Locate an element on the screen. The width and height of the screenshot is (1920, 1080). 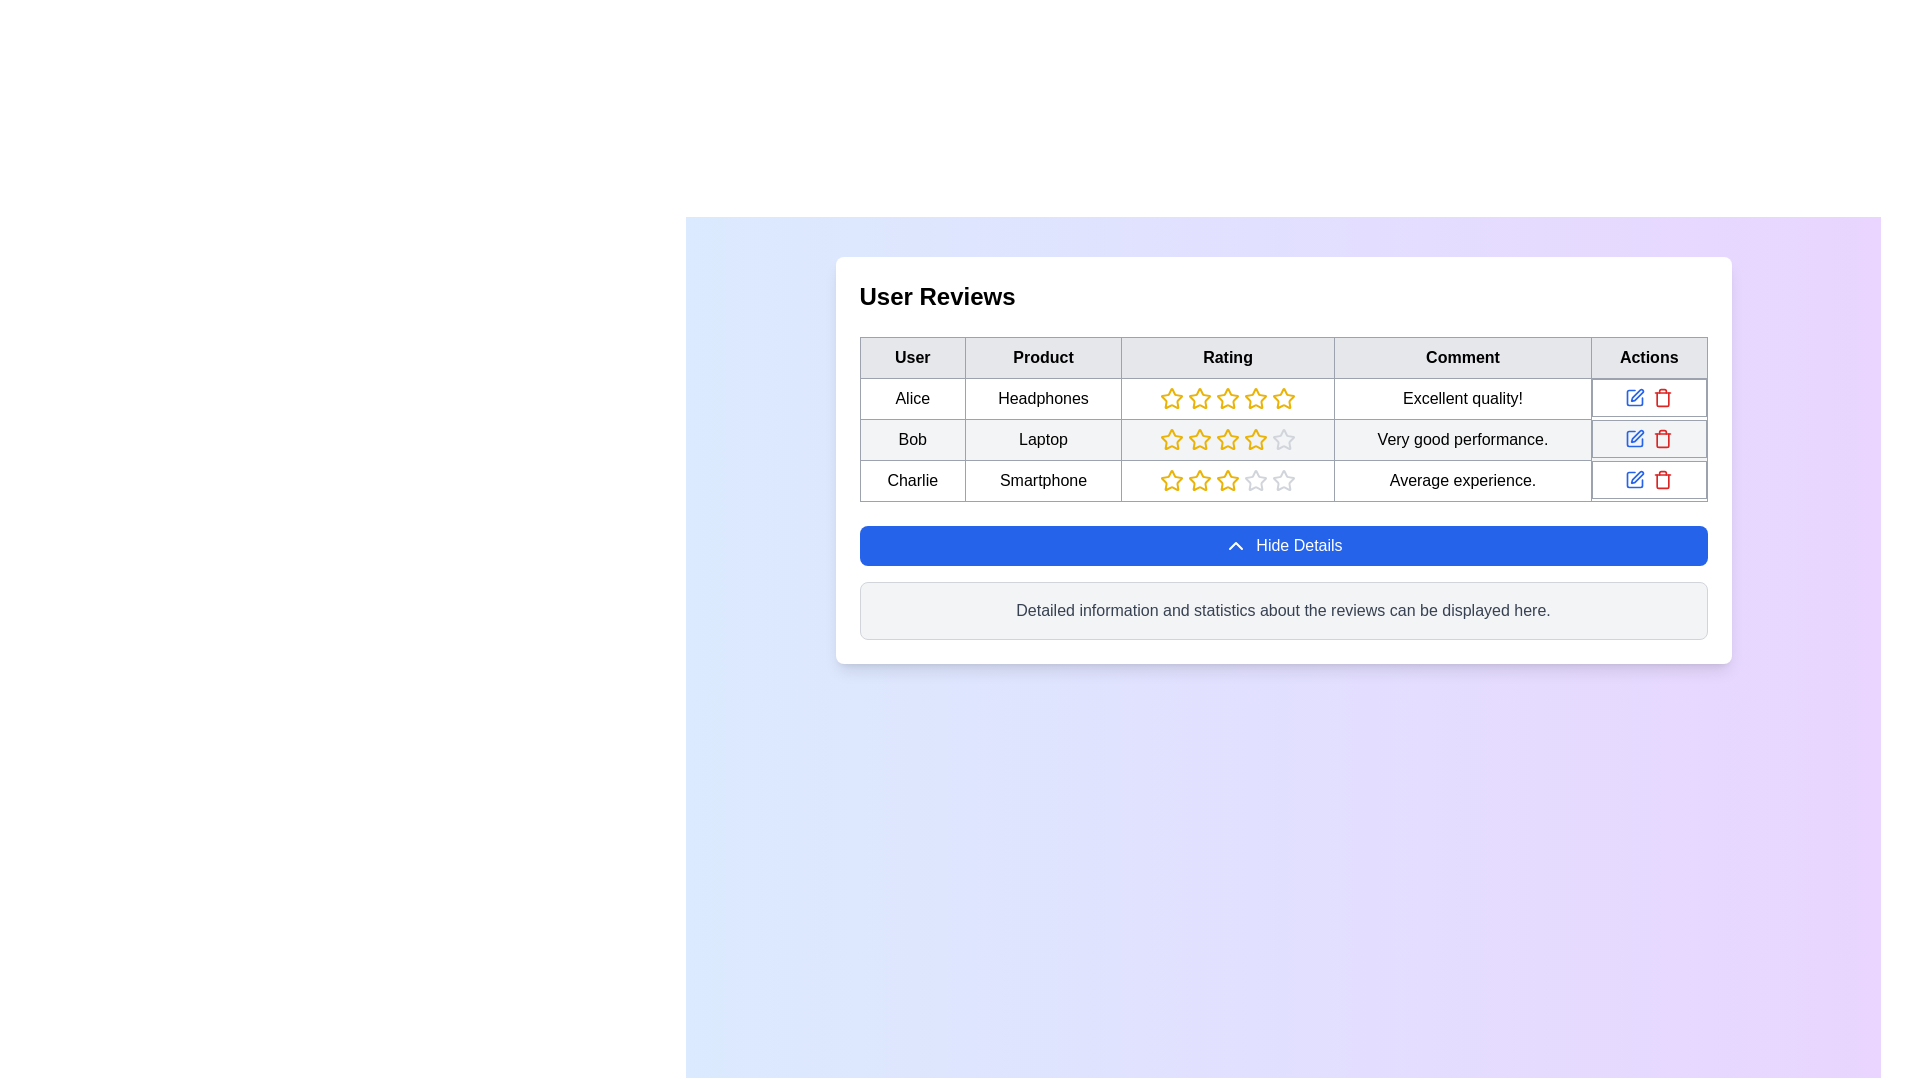
the third star is located at coordinates (1227, 438).